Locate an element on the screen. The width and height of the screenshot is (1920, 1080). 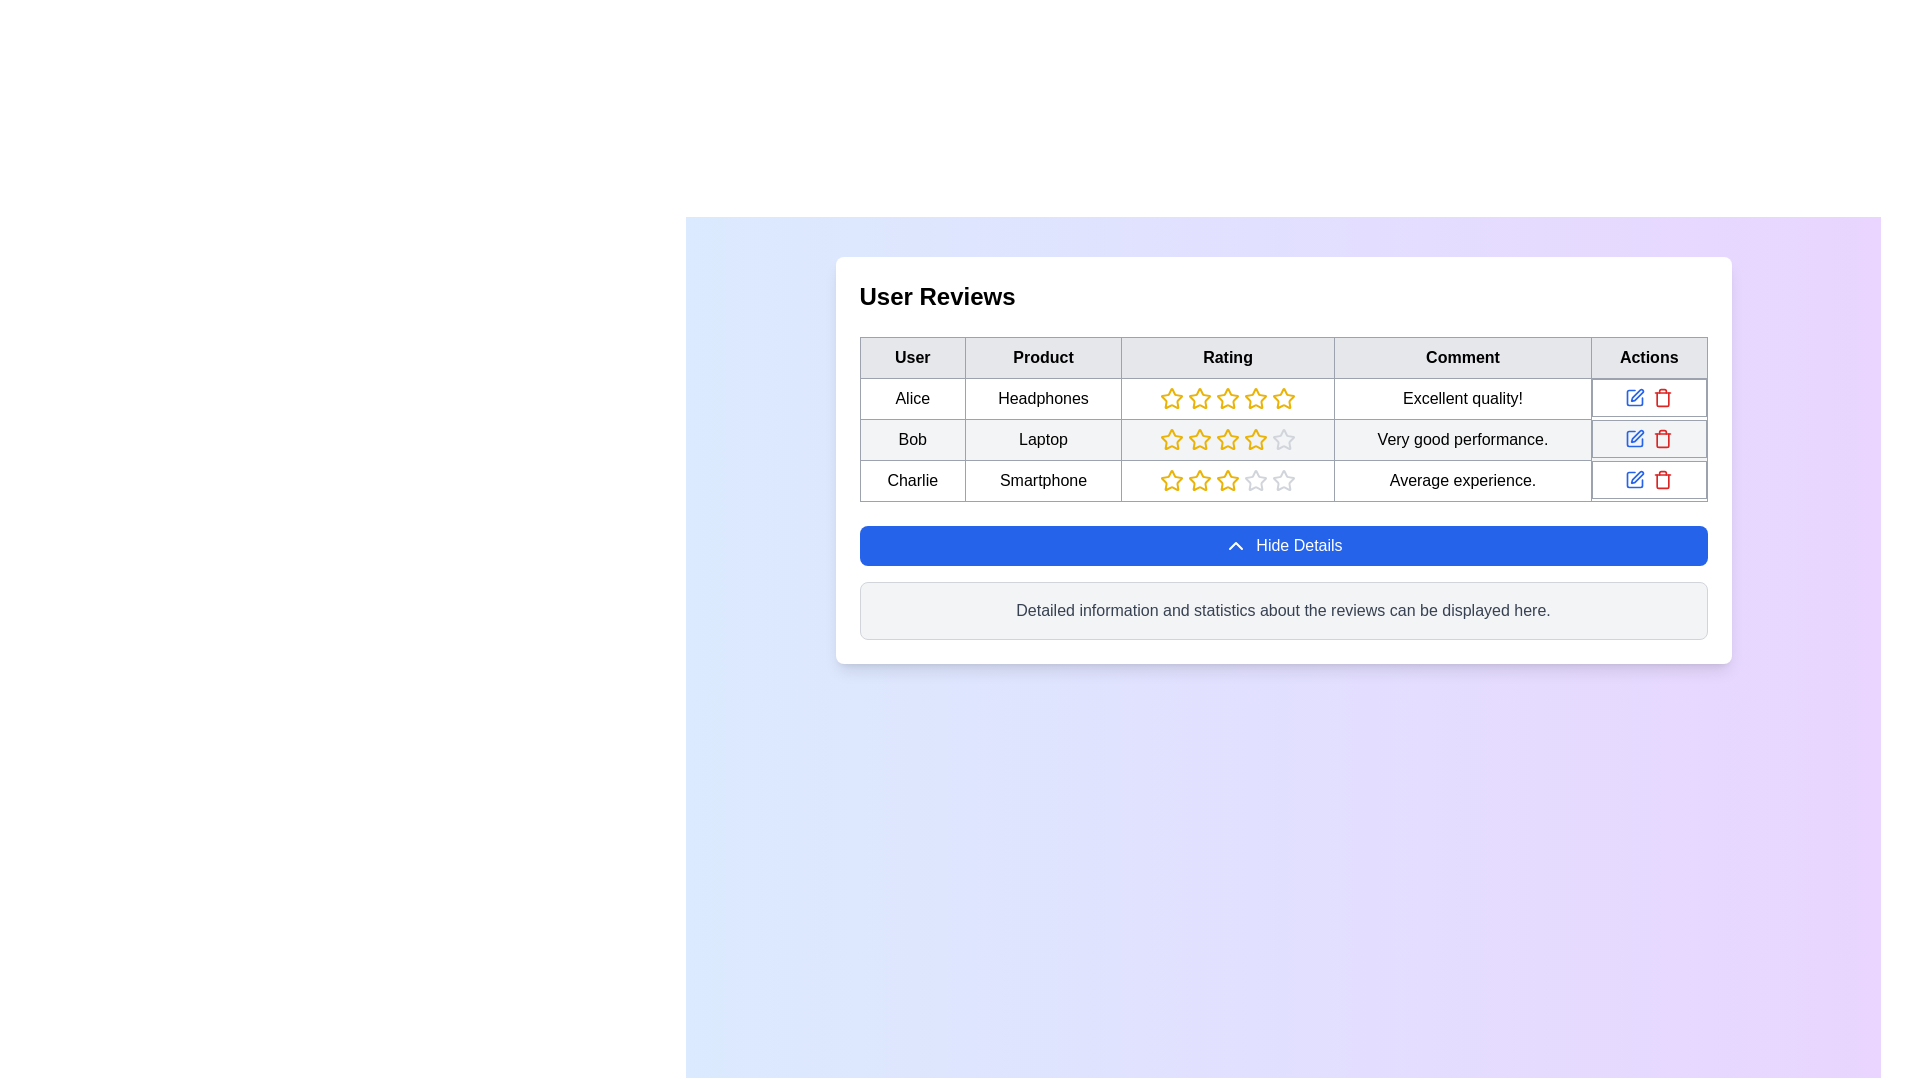
the third star is located at coordinates (1227, 438).